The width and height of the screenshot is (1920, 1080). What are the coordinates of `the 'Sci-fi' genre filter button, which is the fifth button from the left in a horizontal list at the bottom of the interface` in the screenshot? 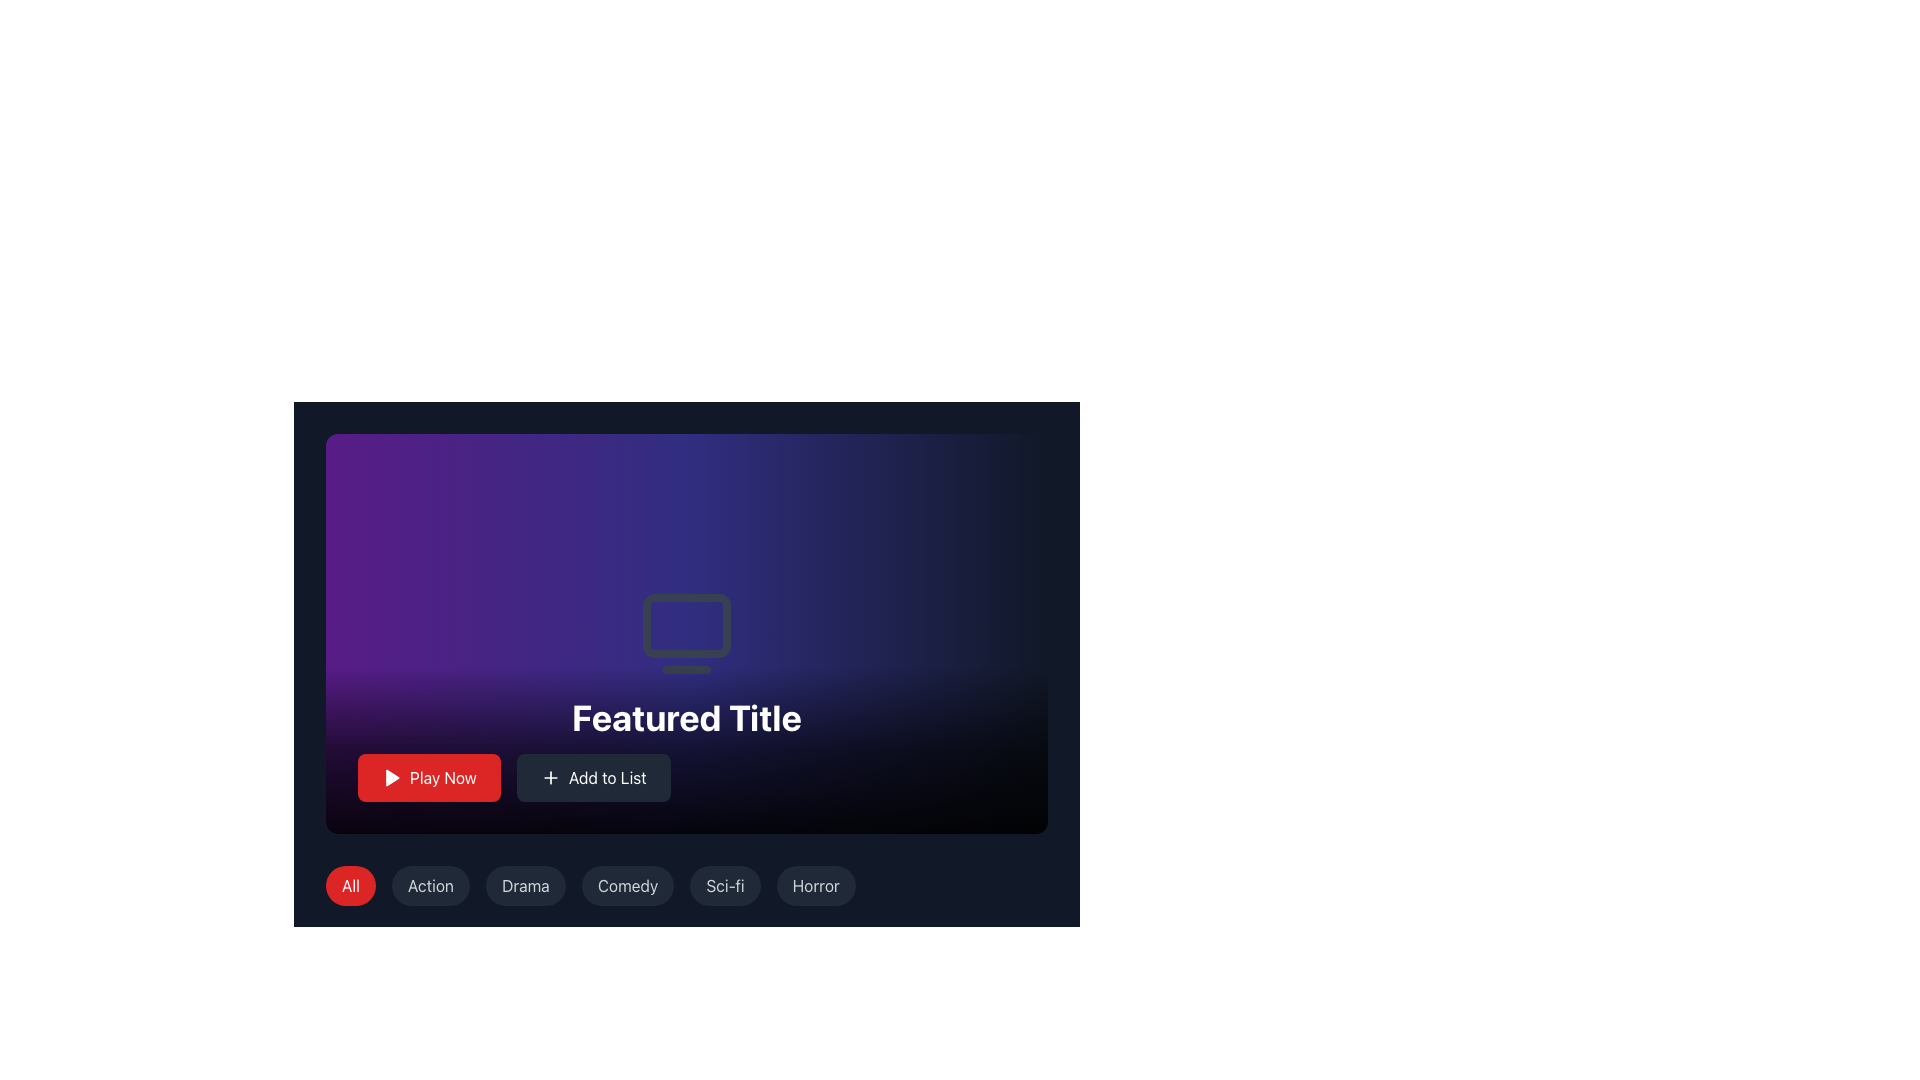 It's located at (724, 885).